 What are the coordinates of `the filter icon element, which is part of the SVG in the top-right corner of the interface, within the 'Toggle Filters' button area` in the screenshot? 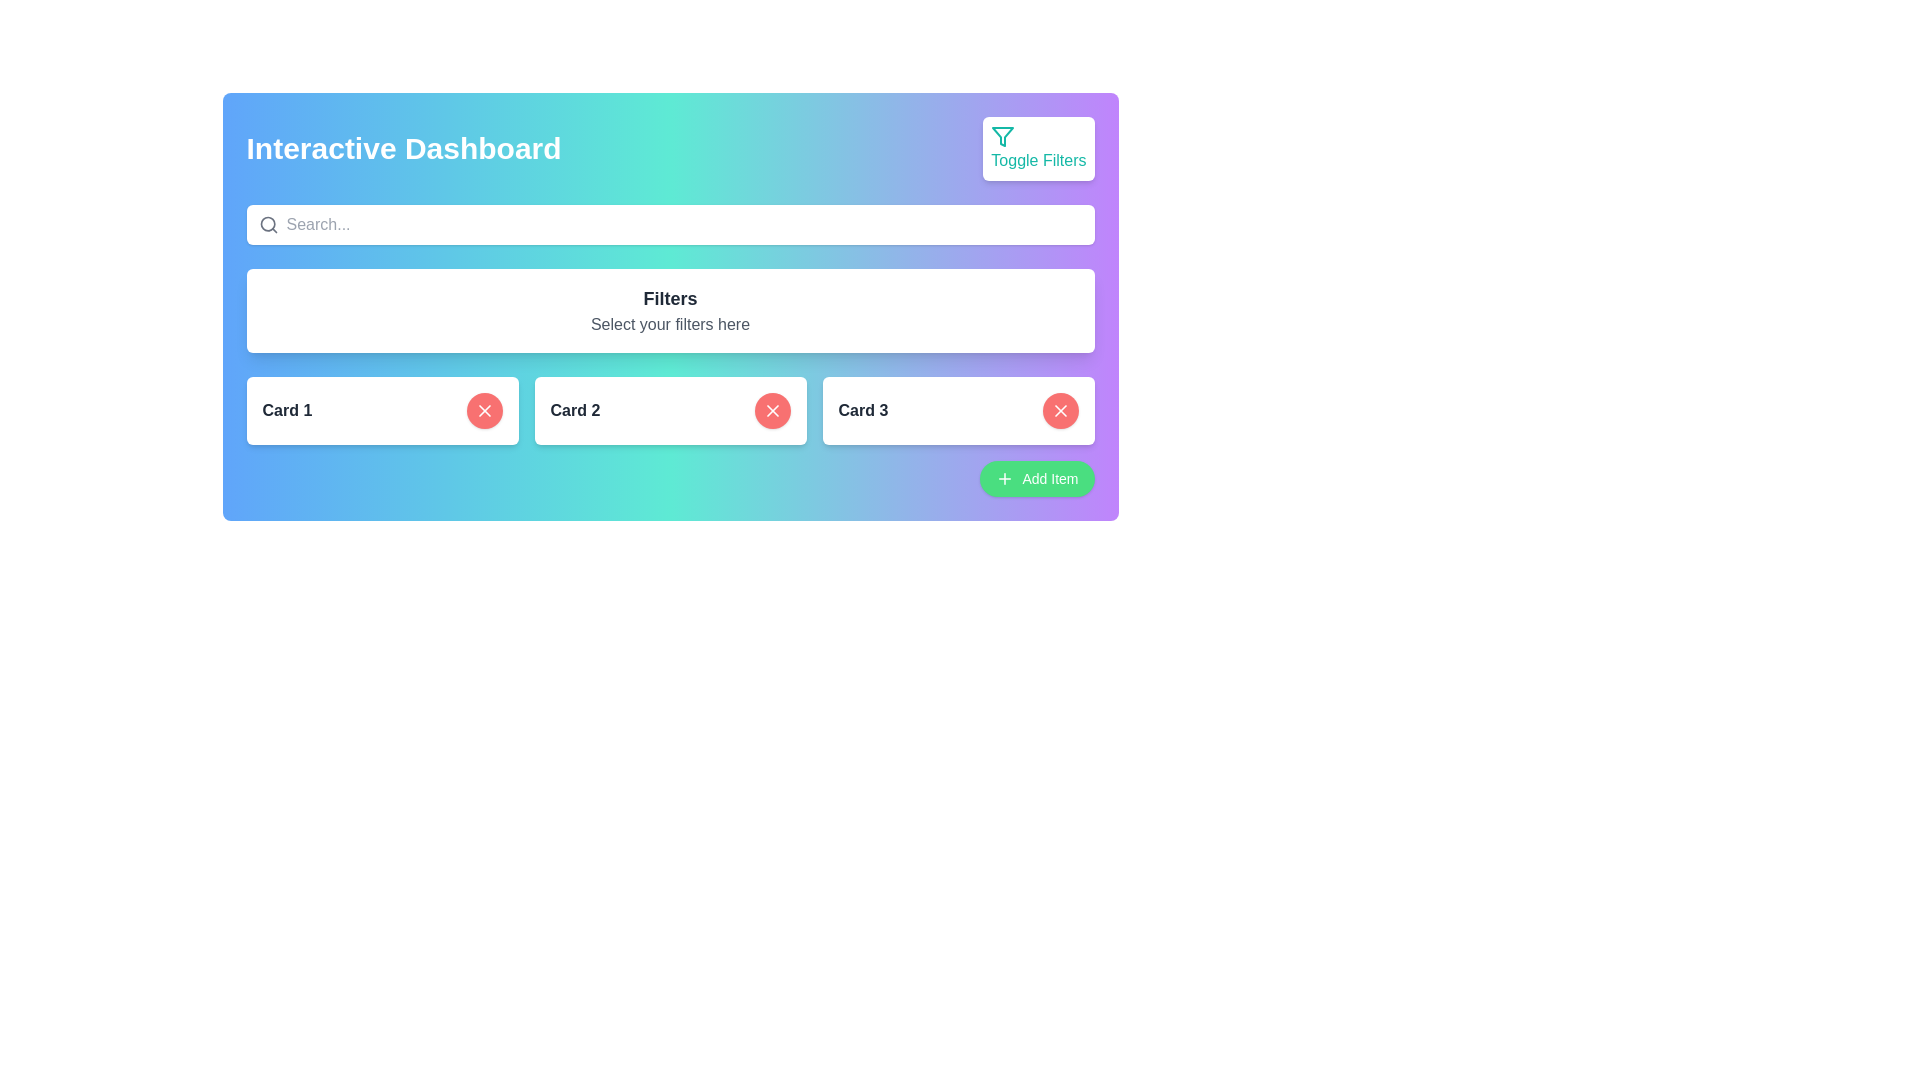 It's located at (1003, 136).